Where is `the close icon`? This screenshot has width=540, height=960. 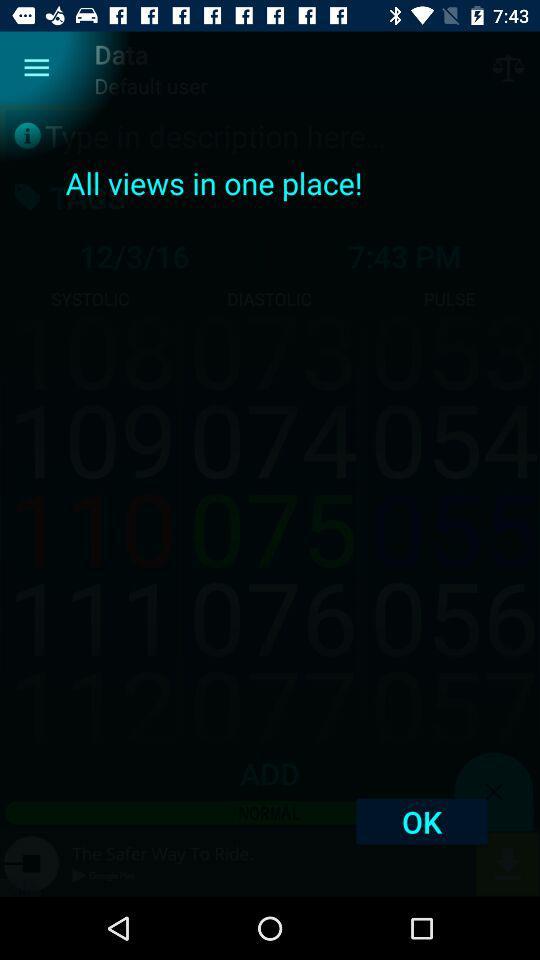
the close icon is located at coordinates (492, 792).